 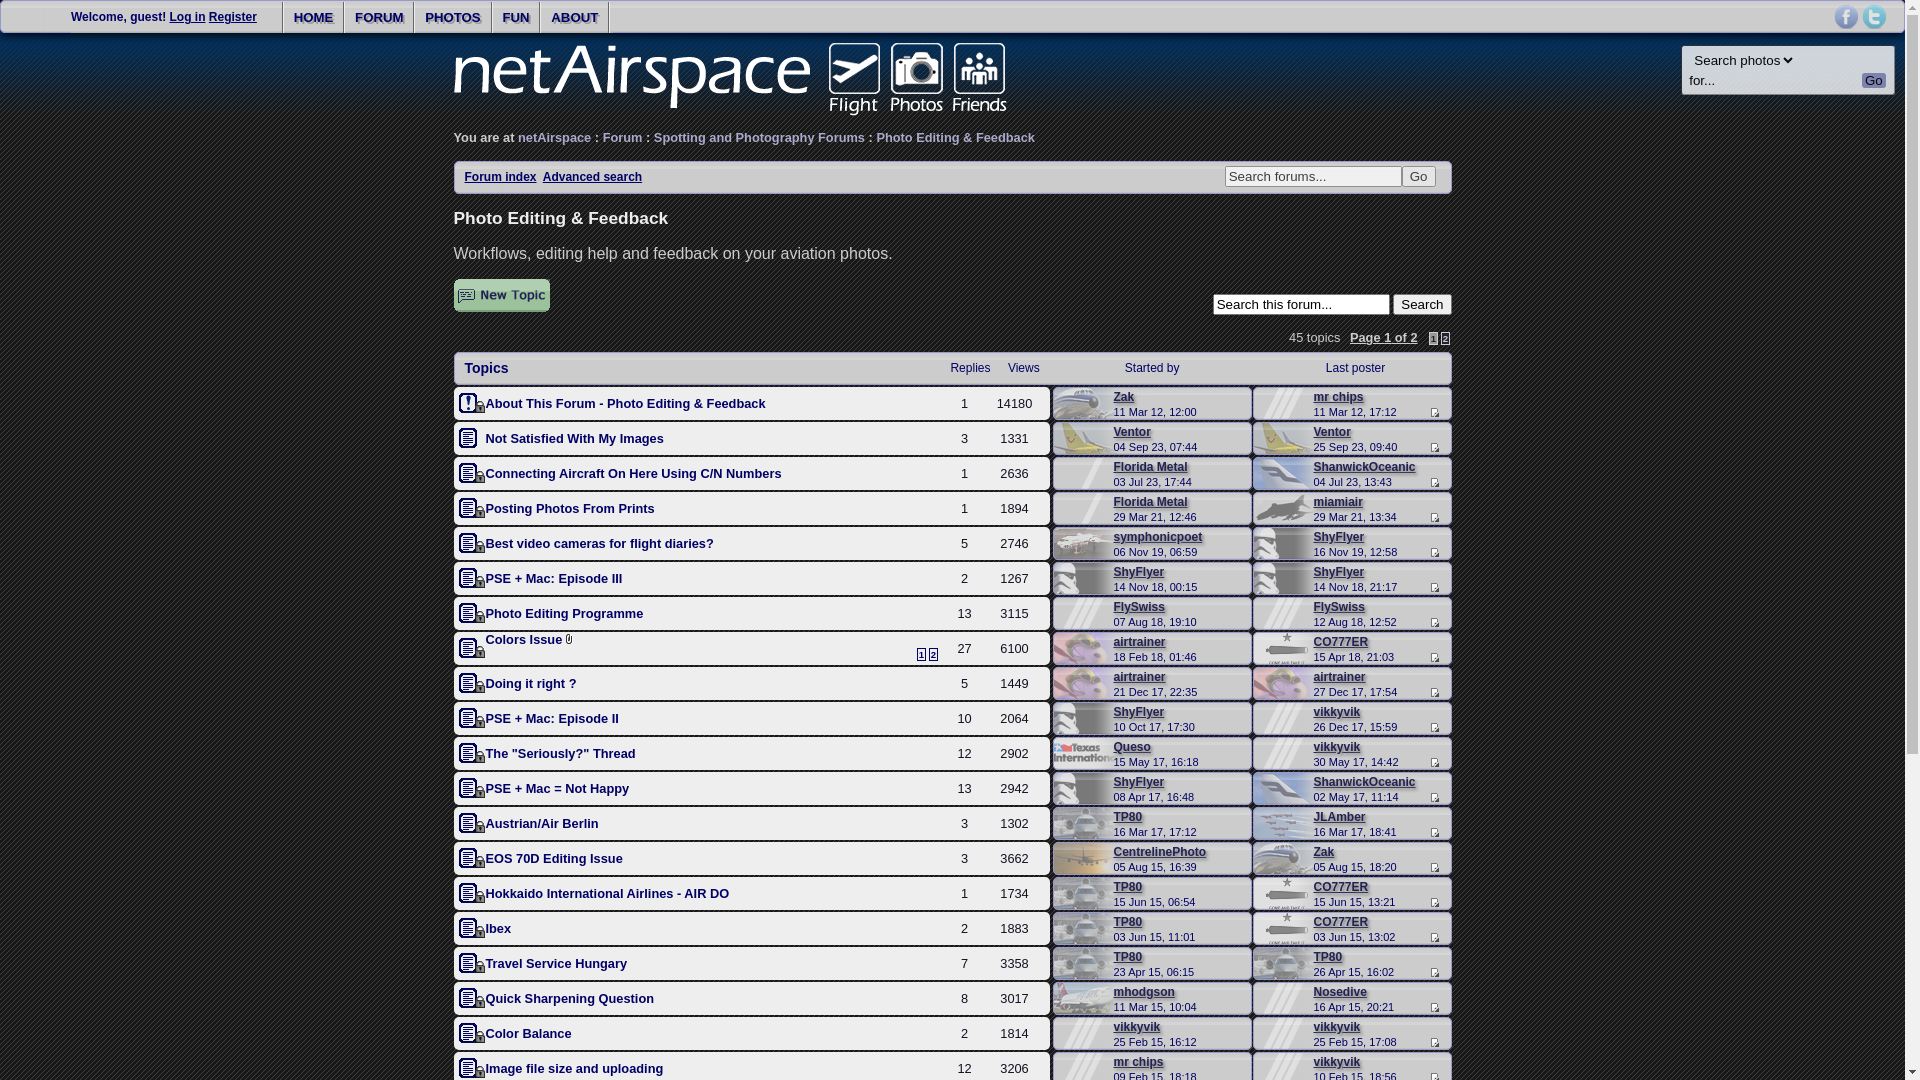 What do you see at coordinates (1144, 991) in the screenshot?
I see `'mhodgson'` at bounding box center [1144, 991].